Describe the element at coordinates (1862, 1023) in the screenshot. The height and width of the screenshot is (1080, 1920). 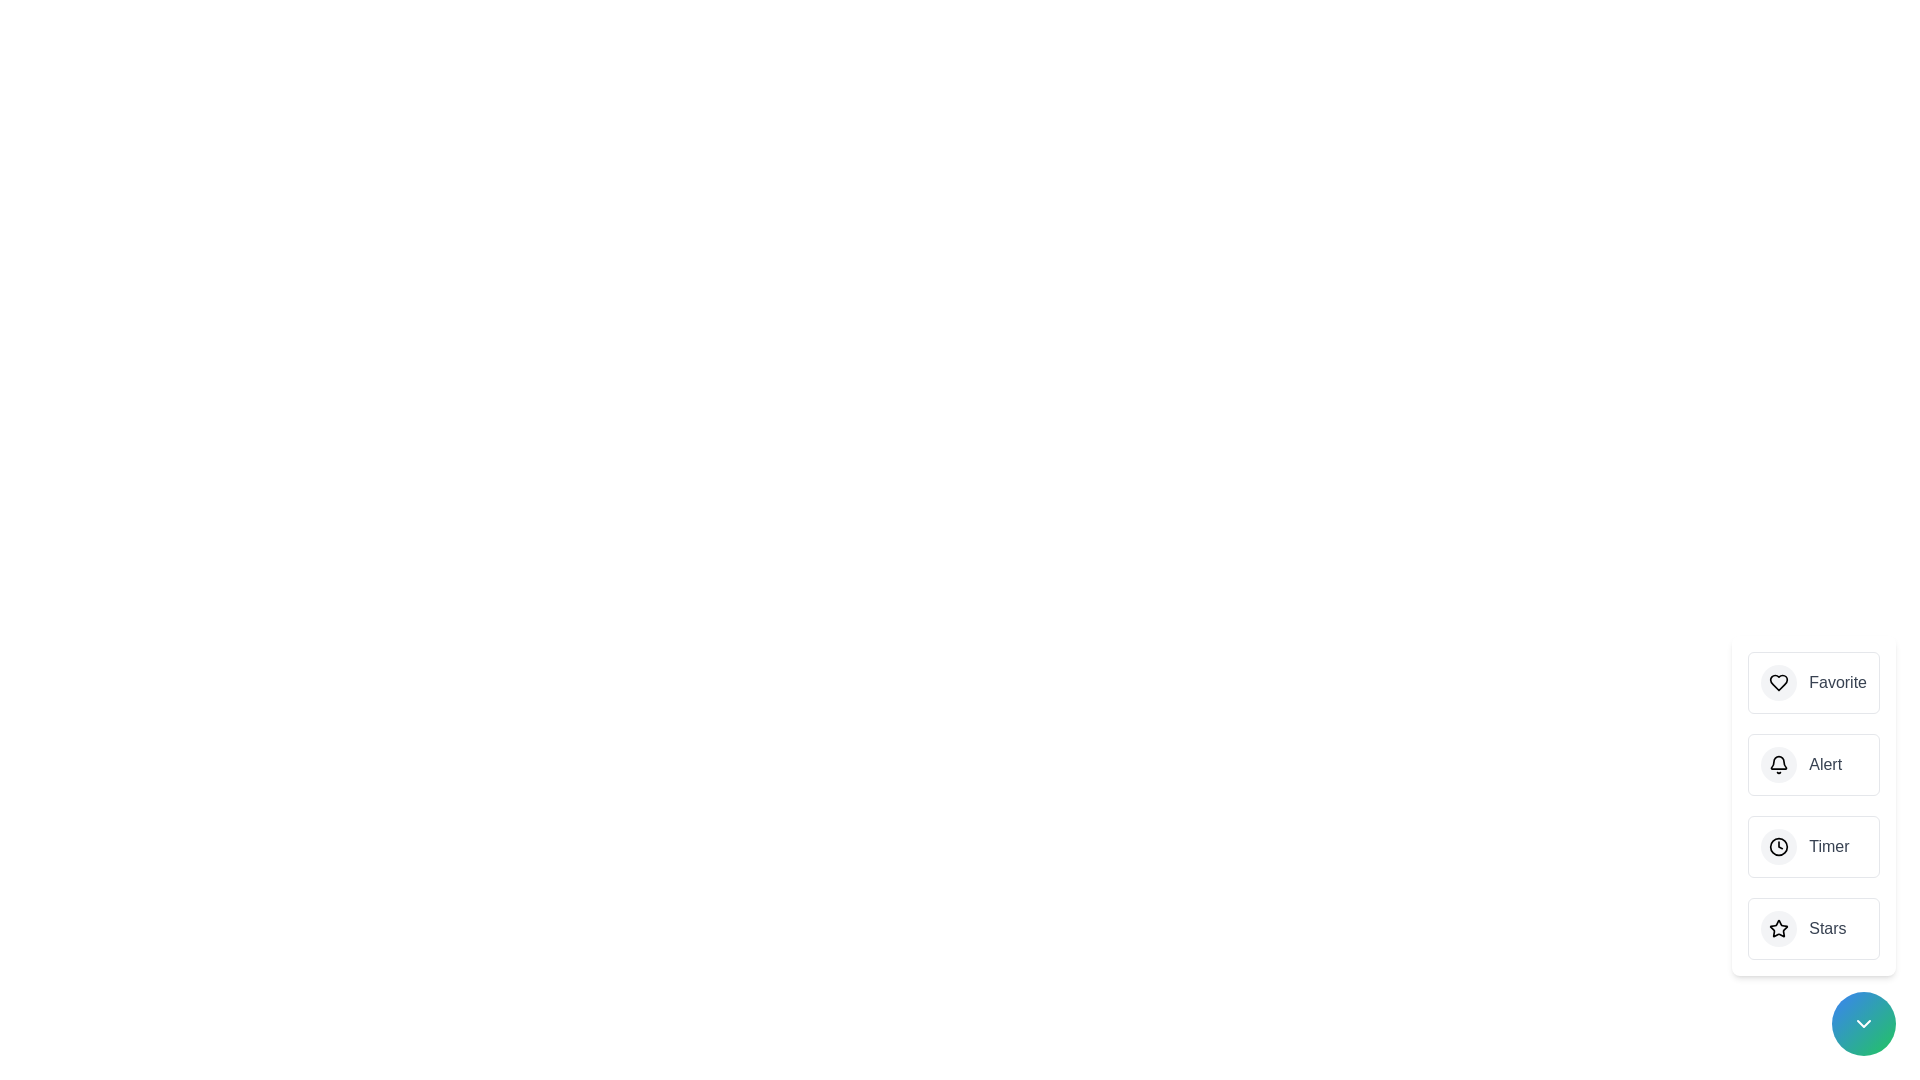
I see `the main button to toggle the speed dial menu` at that location.